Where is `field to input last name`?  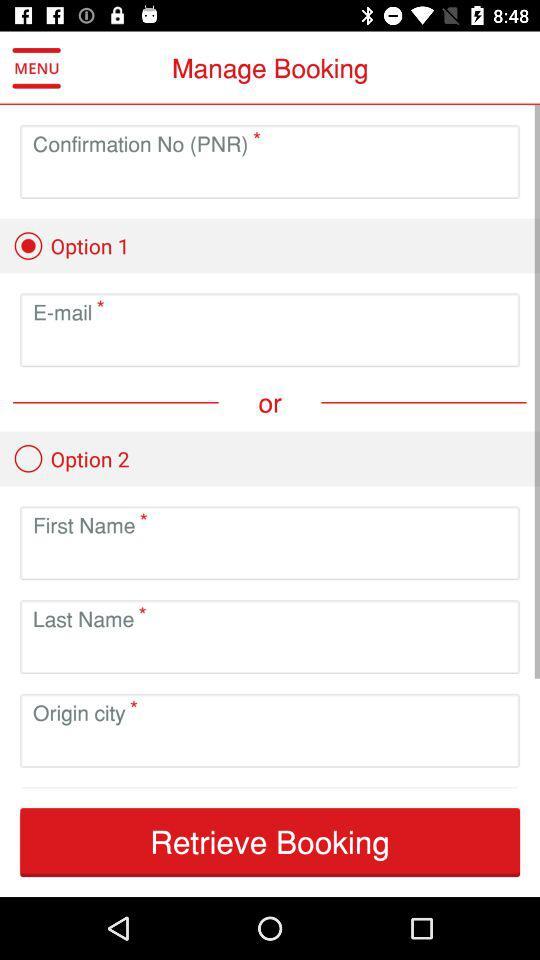 field to input last name is located at coordinates (270, 651).